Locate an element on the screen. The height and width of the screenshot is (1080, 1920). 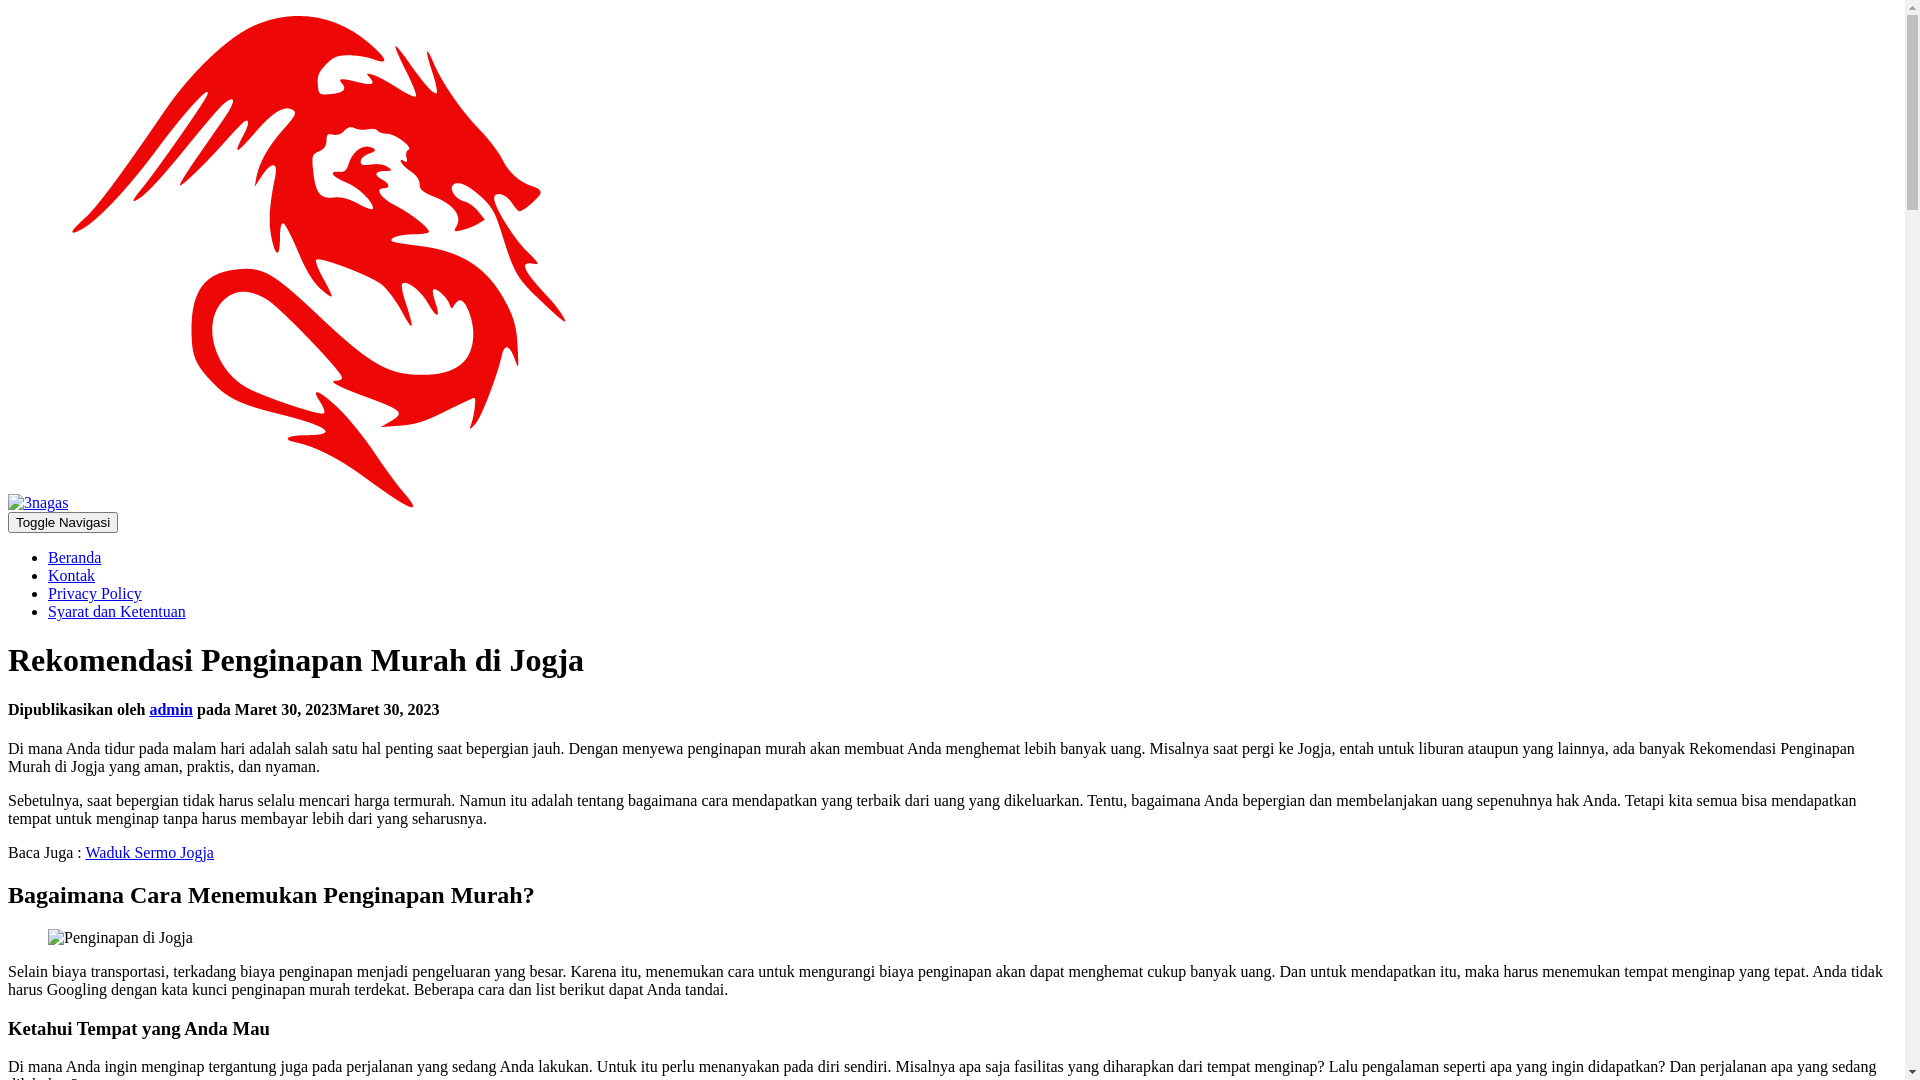
'Privacy Policy' is located at coordinates (94, 592).